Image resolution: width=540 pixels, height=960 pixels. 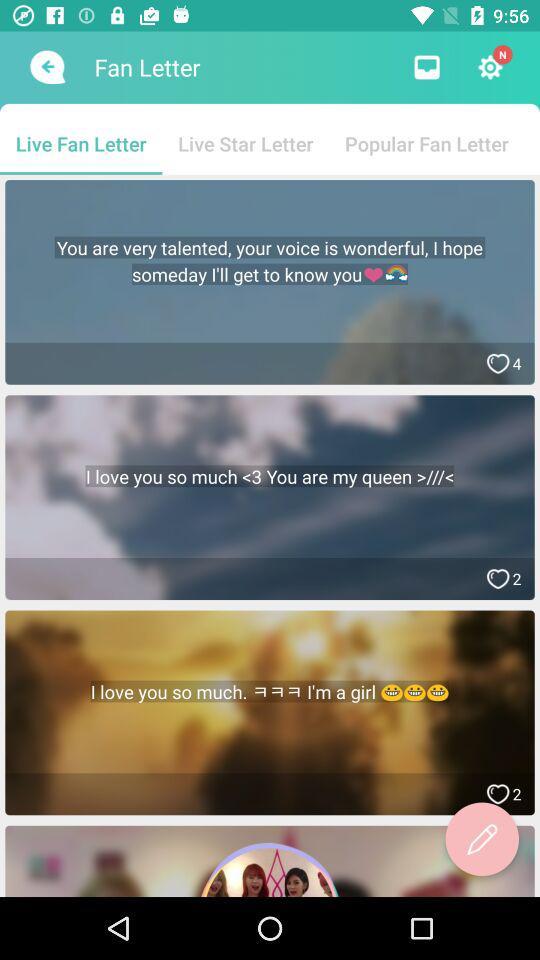 I want to click on item next to the fan letter icon, so click(x=45, y=67).